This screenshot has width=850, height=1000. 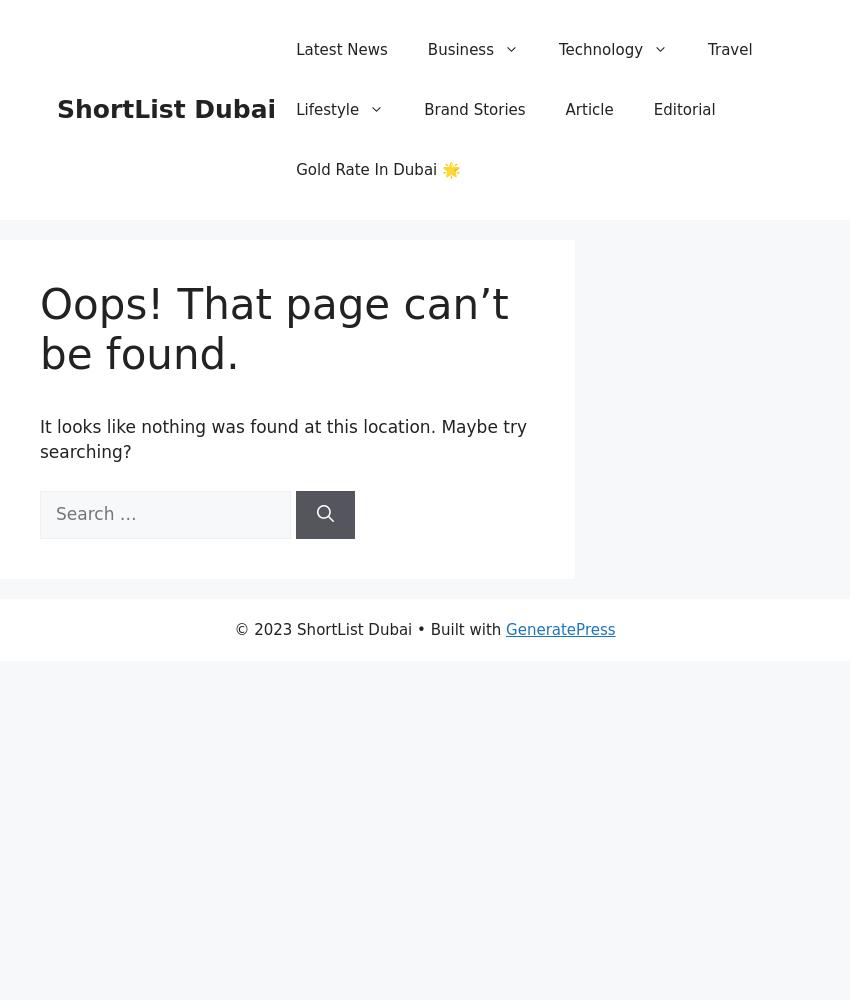 I want to click on 'ShortList Dubai', so click(x=166, y=108).